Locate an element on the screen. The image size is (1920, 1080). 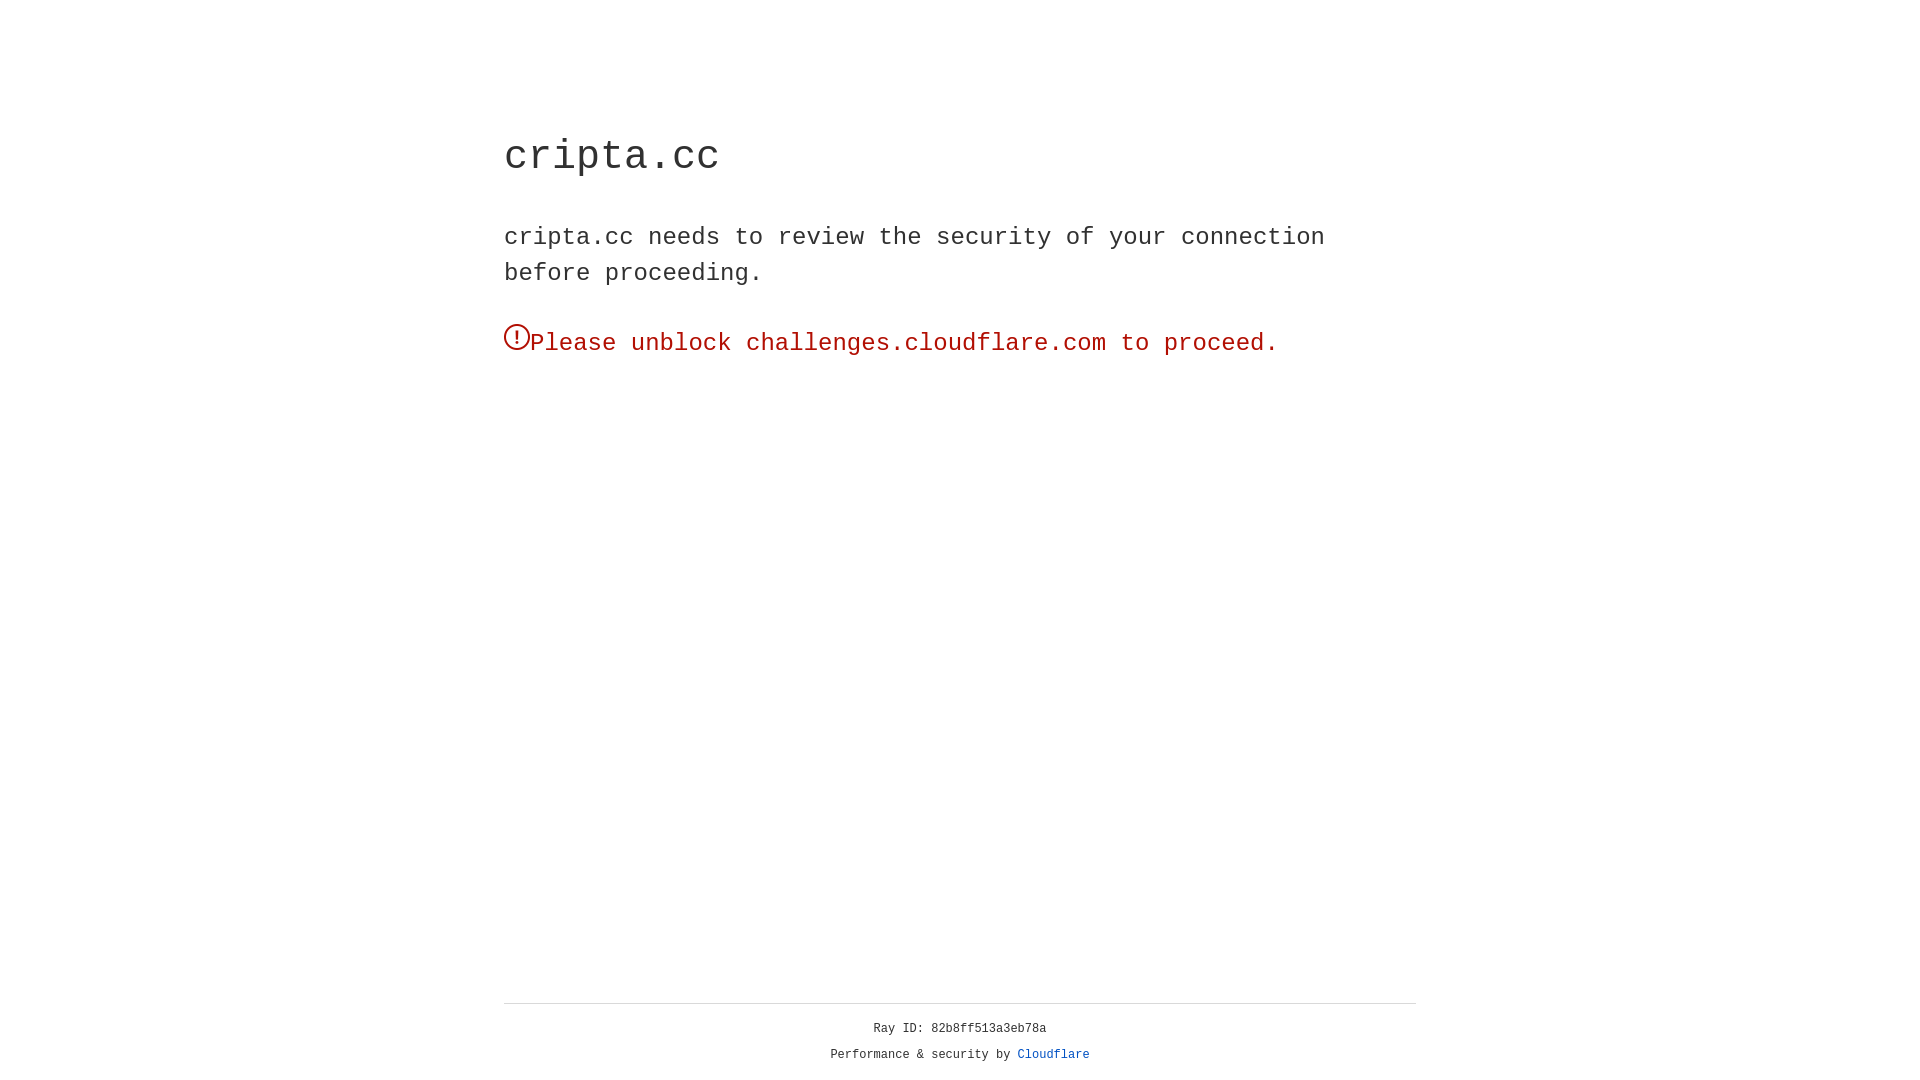
'Cloudflare' is located at coordinates (1053, 1054).